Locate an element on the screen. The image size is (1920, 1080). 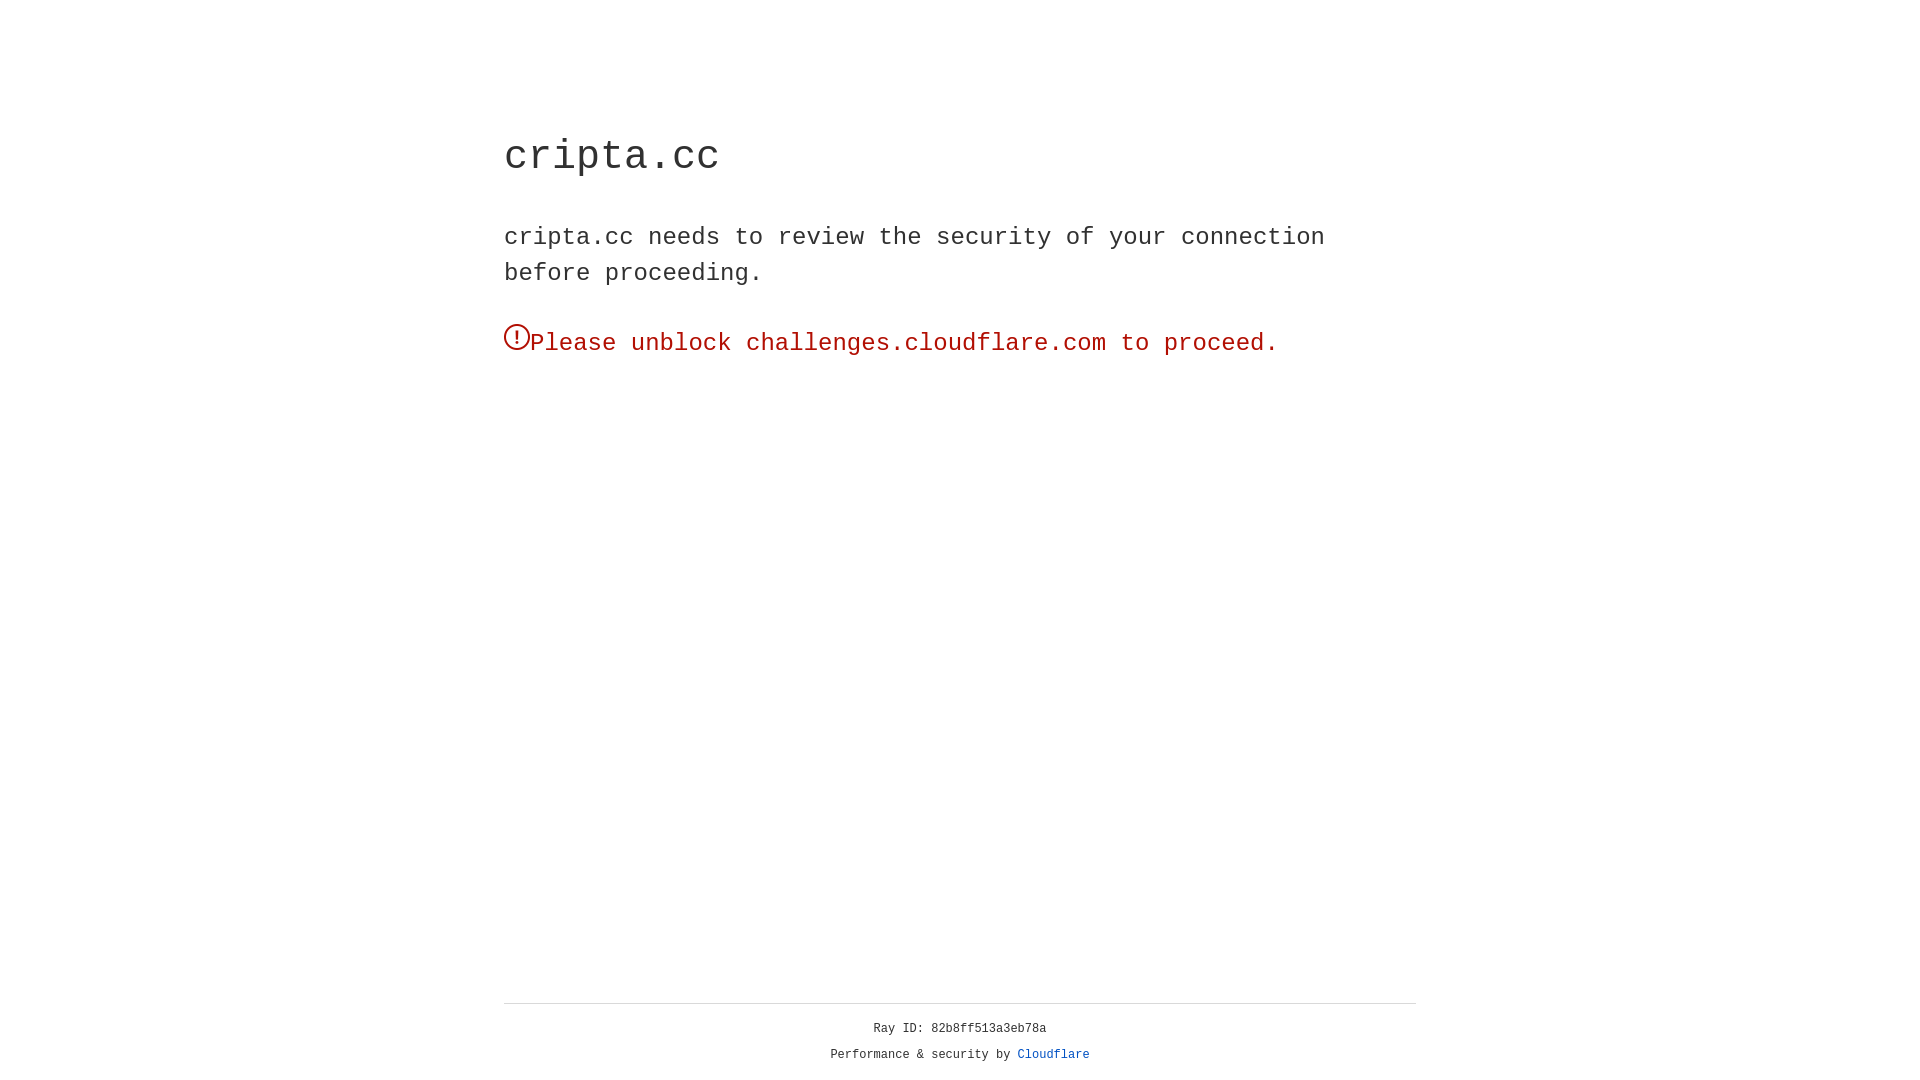
'Cloudflare' is located at coordinates (1053, 1054).